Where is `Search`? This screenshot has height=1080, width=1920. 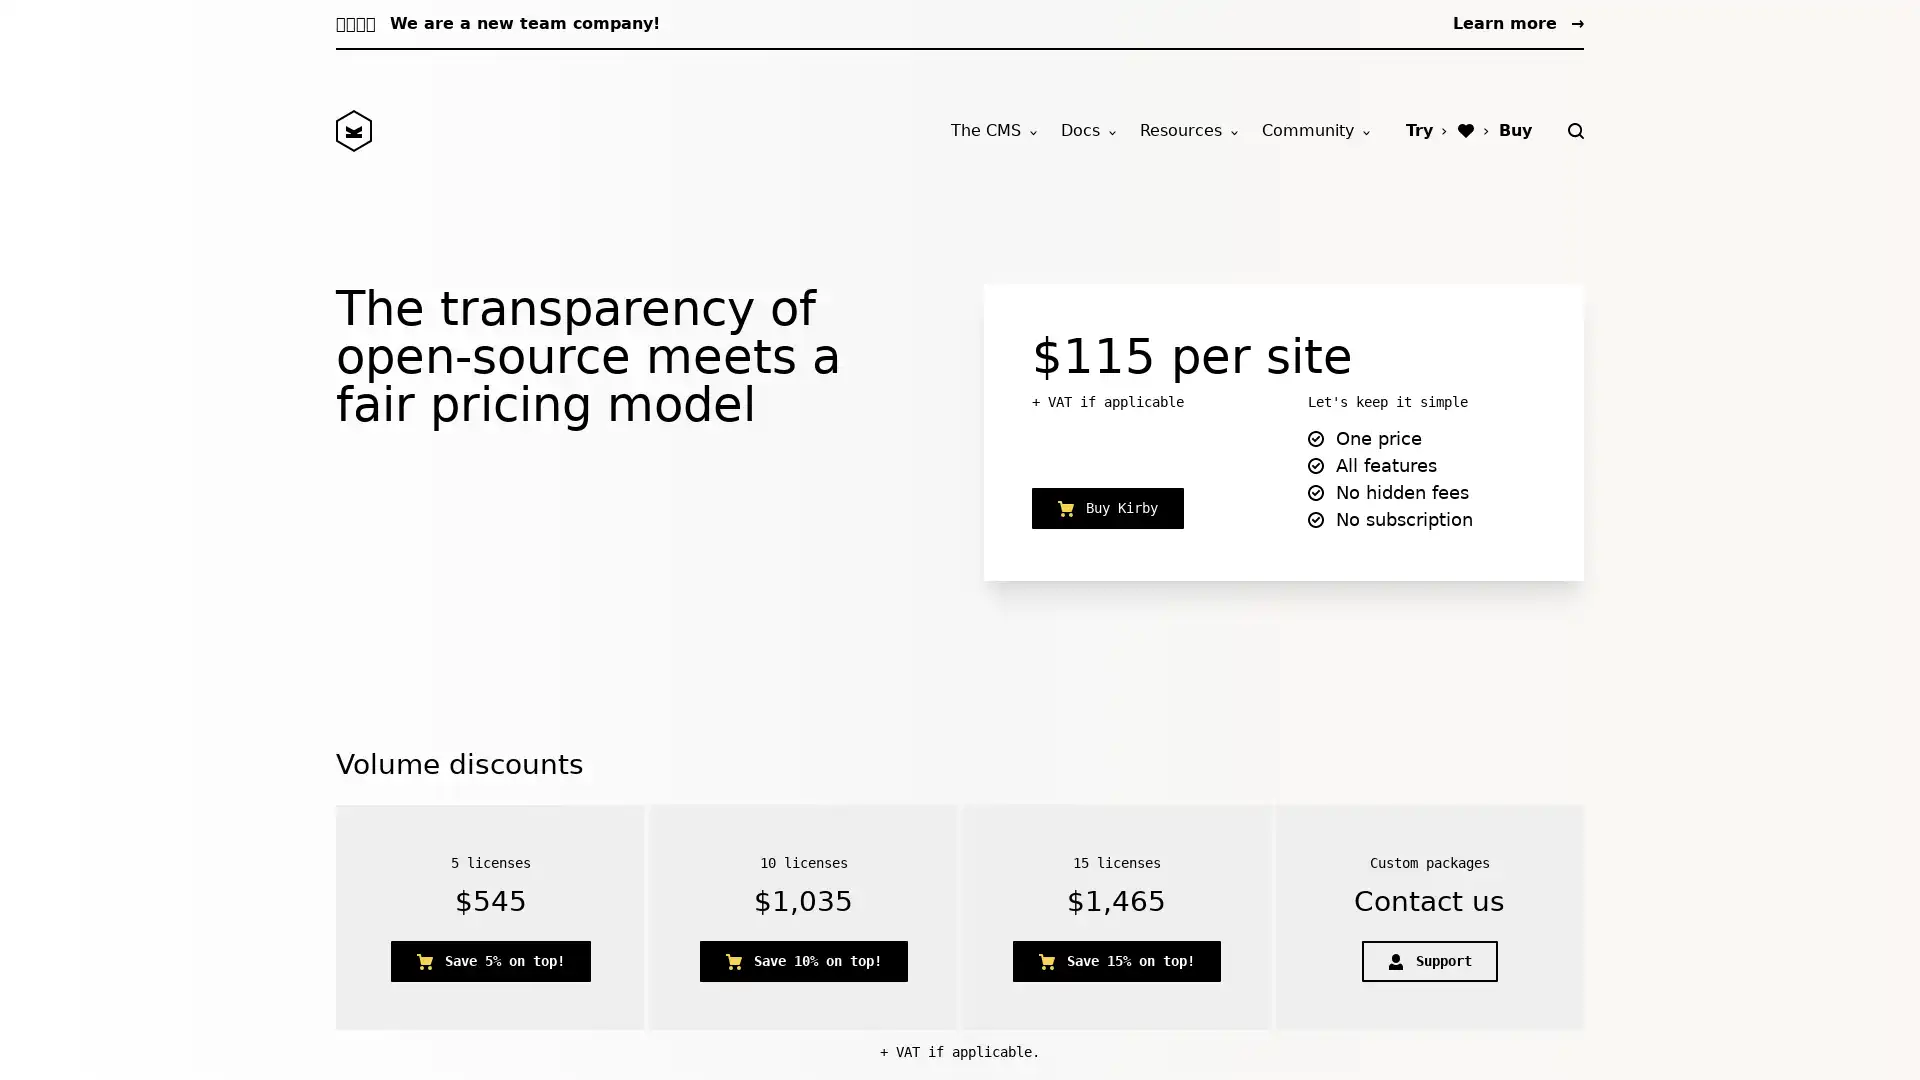 Search is located at coordinates (1574, 131).